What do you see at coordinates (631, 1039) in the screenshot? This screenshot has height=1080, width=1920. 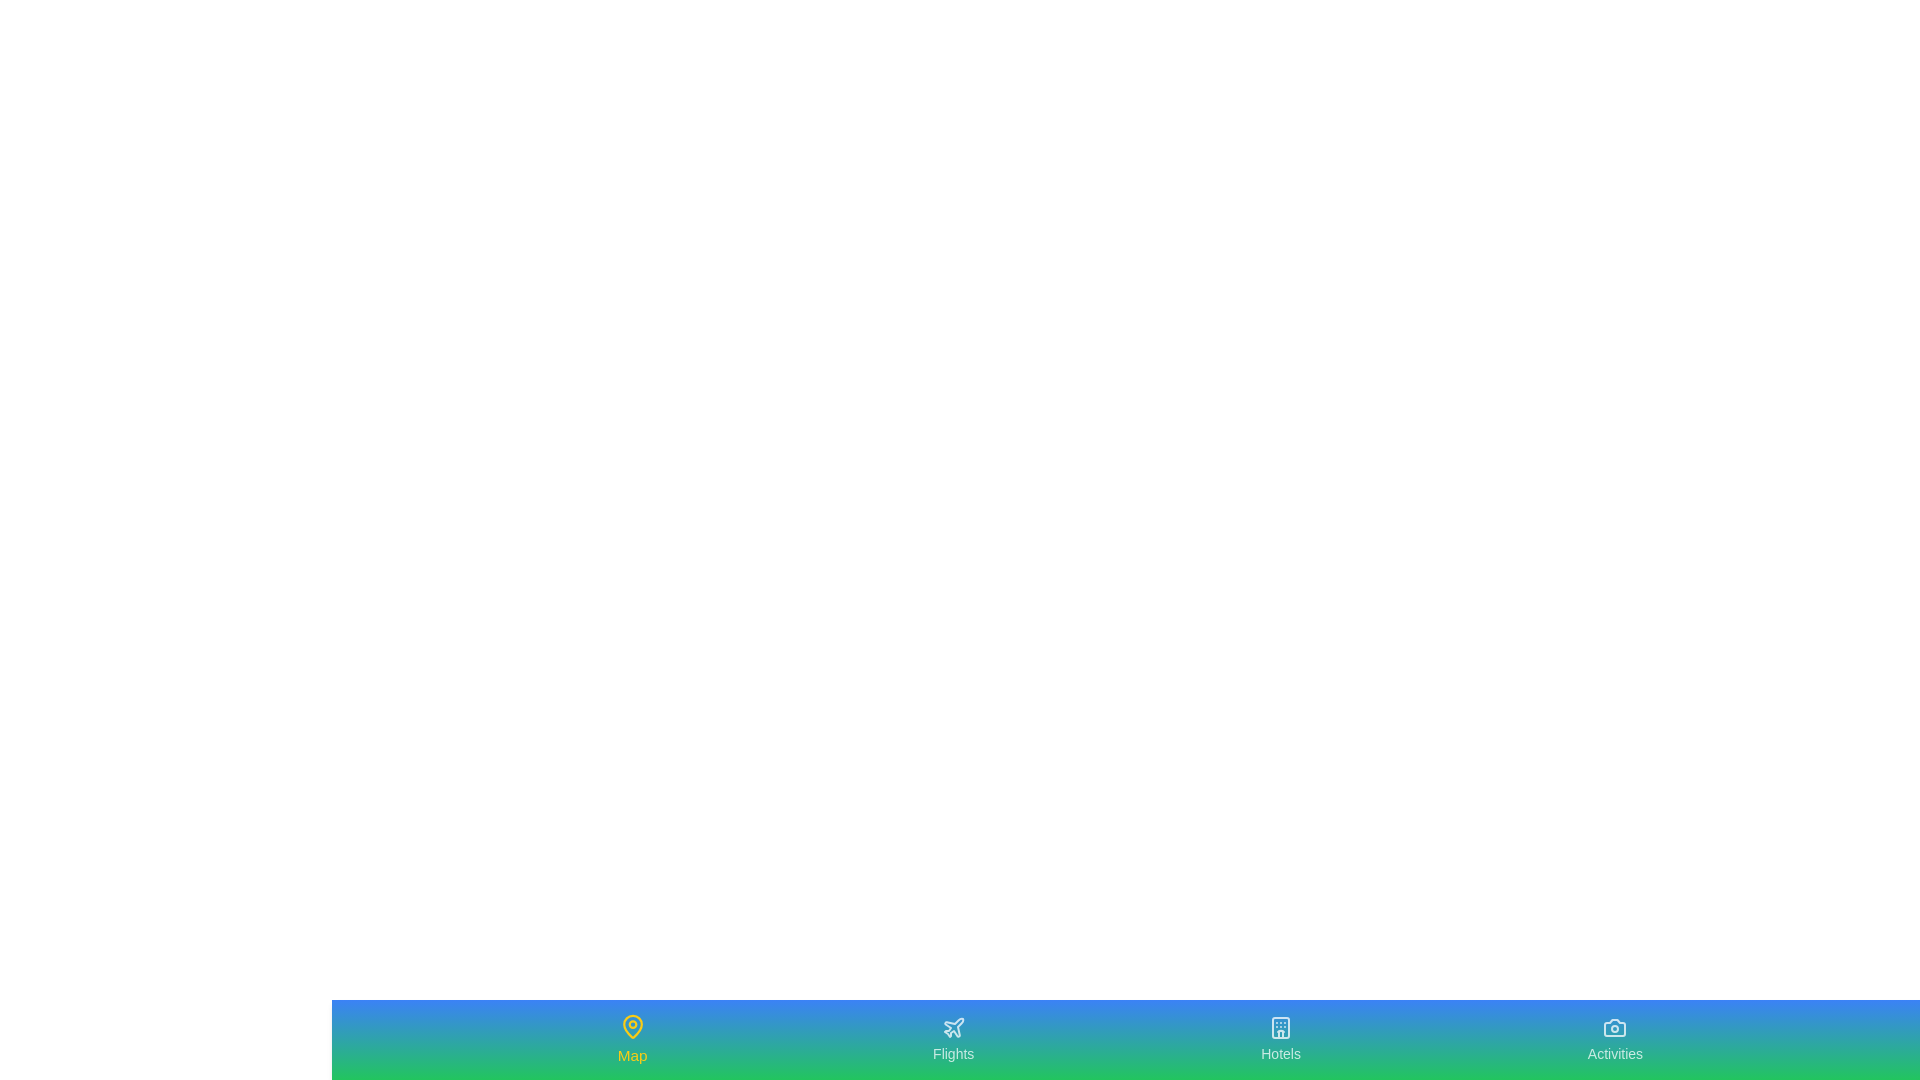 I see `the Map tab to navigate to the corresponding section` at bounding box center [631, 1039].